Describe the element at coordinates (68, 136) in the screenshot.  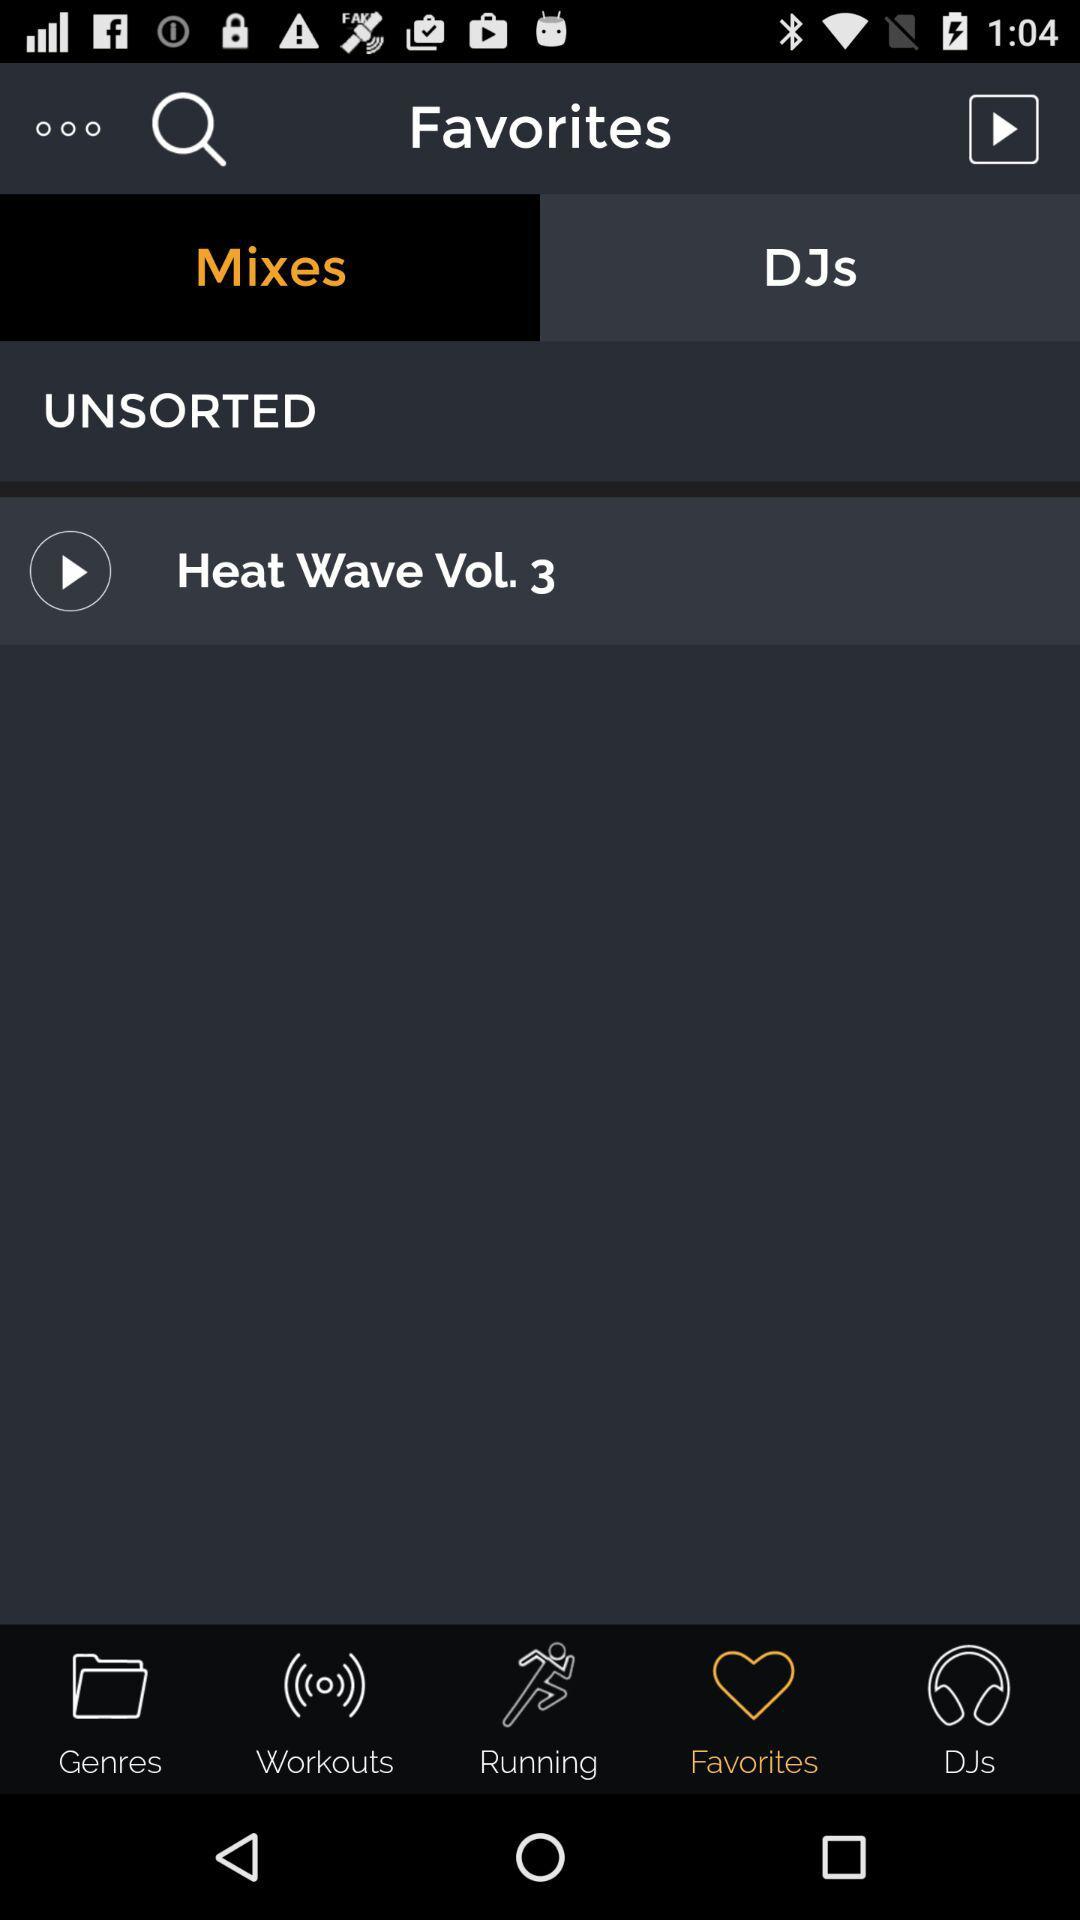
I see `the more icon` at that location.